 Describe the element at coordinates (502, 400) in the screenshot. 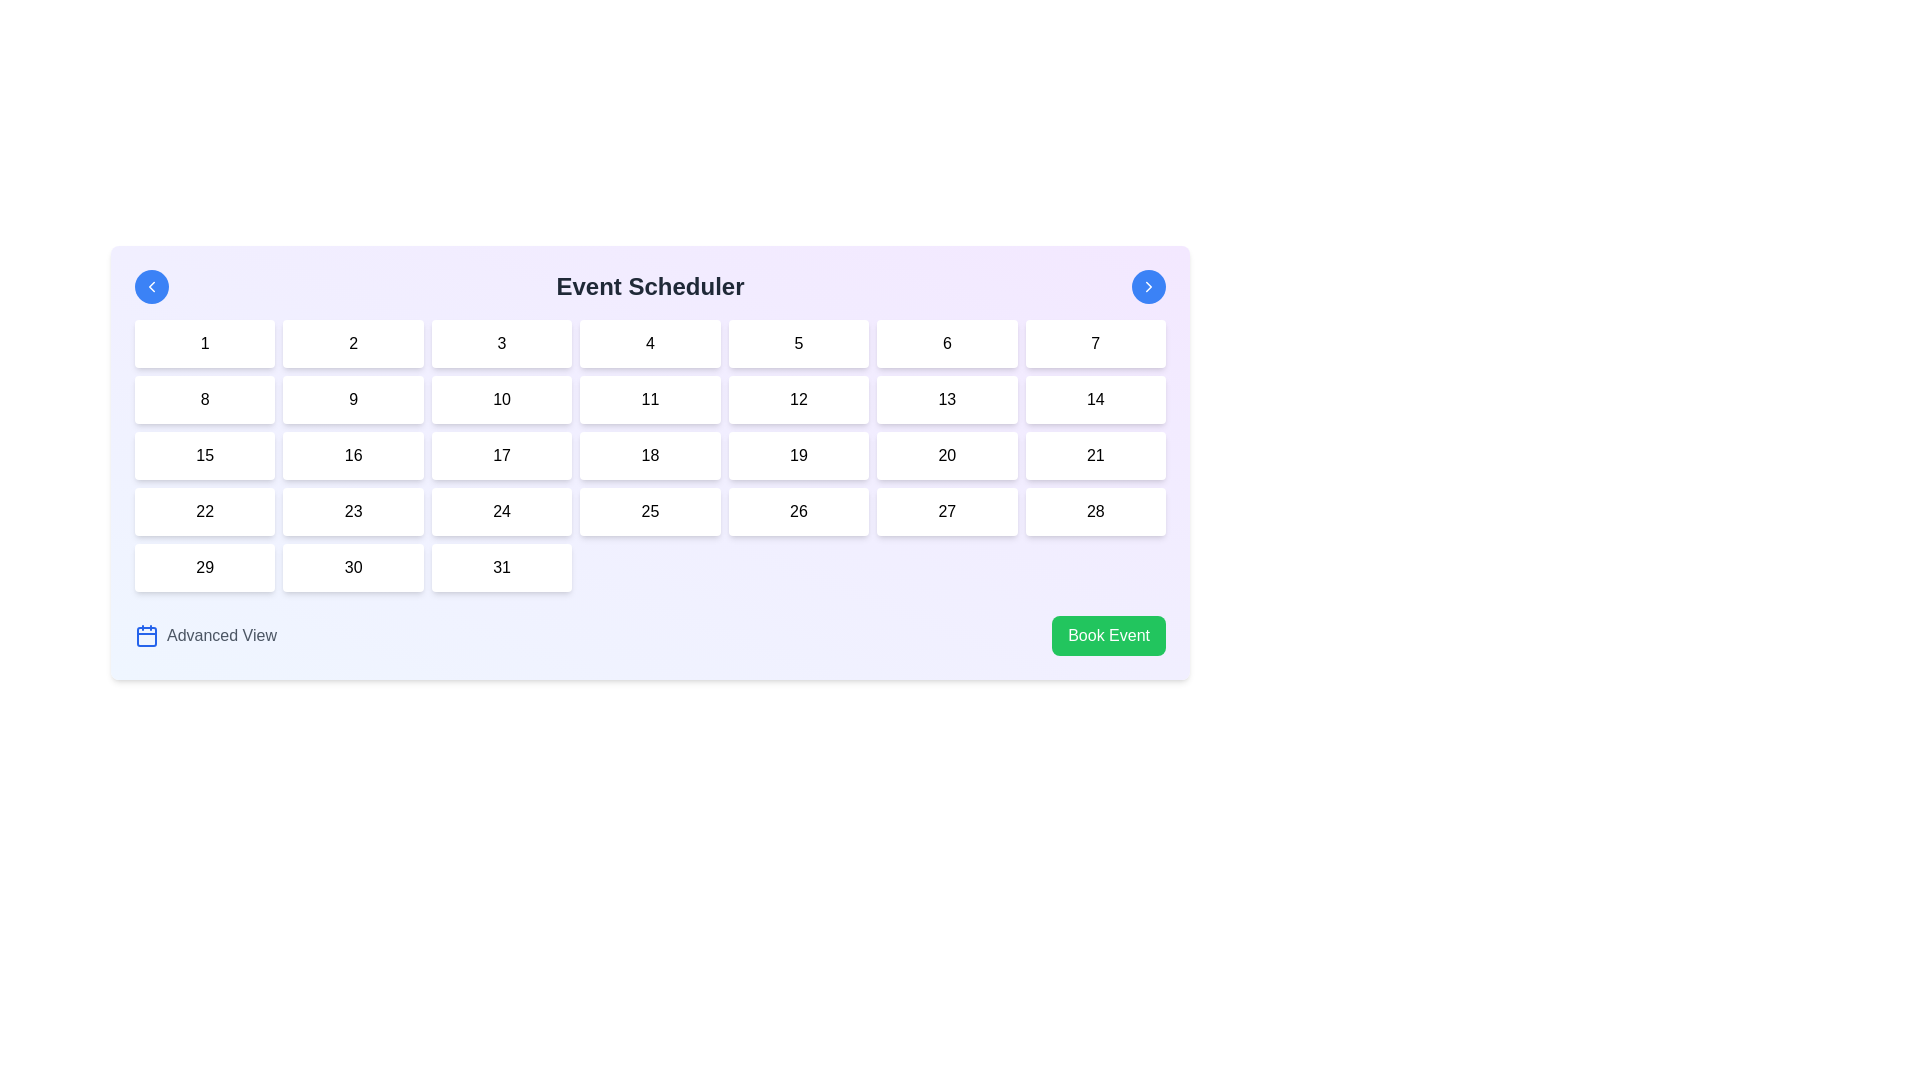

I see `the button labeled '10' within the 'Event Scheduler' grid to observe the background color change to light blue` at that location.